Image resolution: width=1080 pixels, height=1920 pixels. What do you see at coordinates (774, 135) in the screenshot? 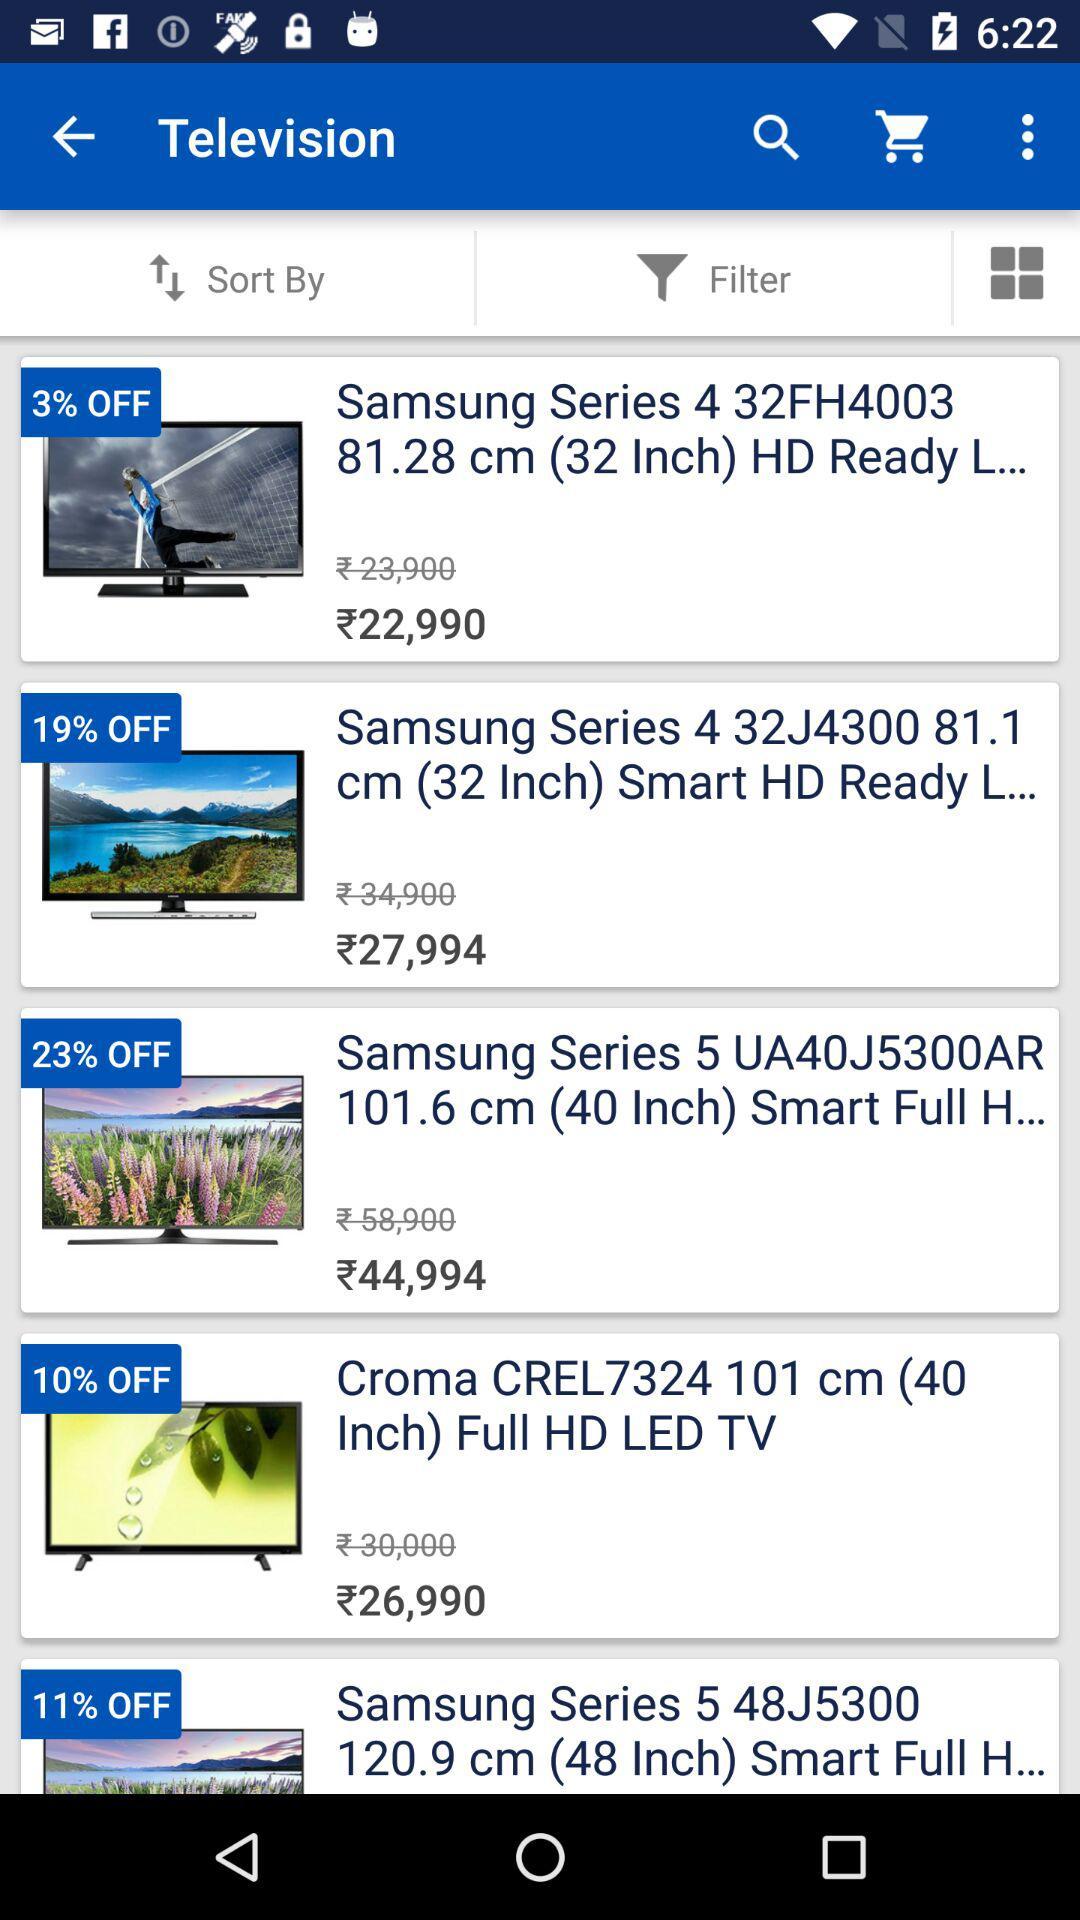
I see `app next to the television app` at bounding box center [774, 135].